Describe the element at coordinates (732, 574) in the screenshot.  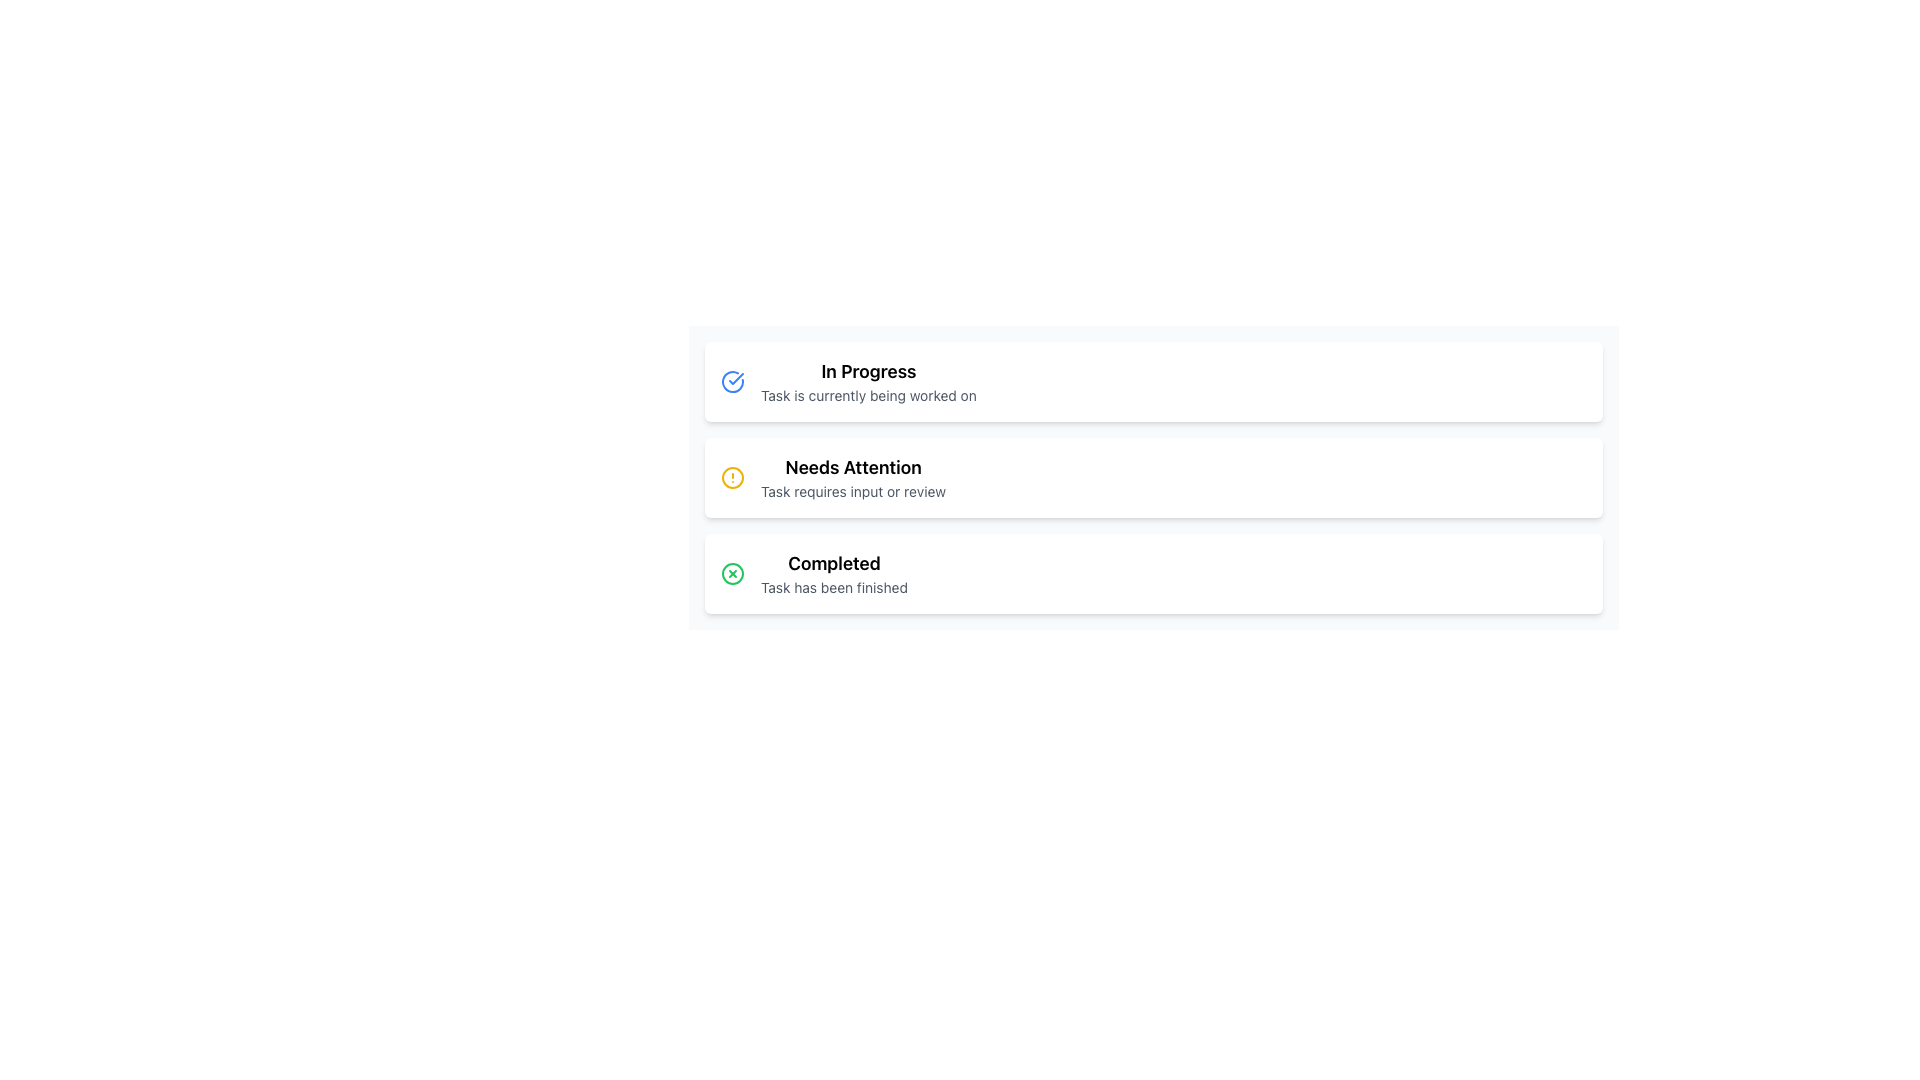
I see `the circular icon with a green border and red 'X' symbol, which is located to the left of the 'Completed' label` at that location.